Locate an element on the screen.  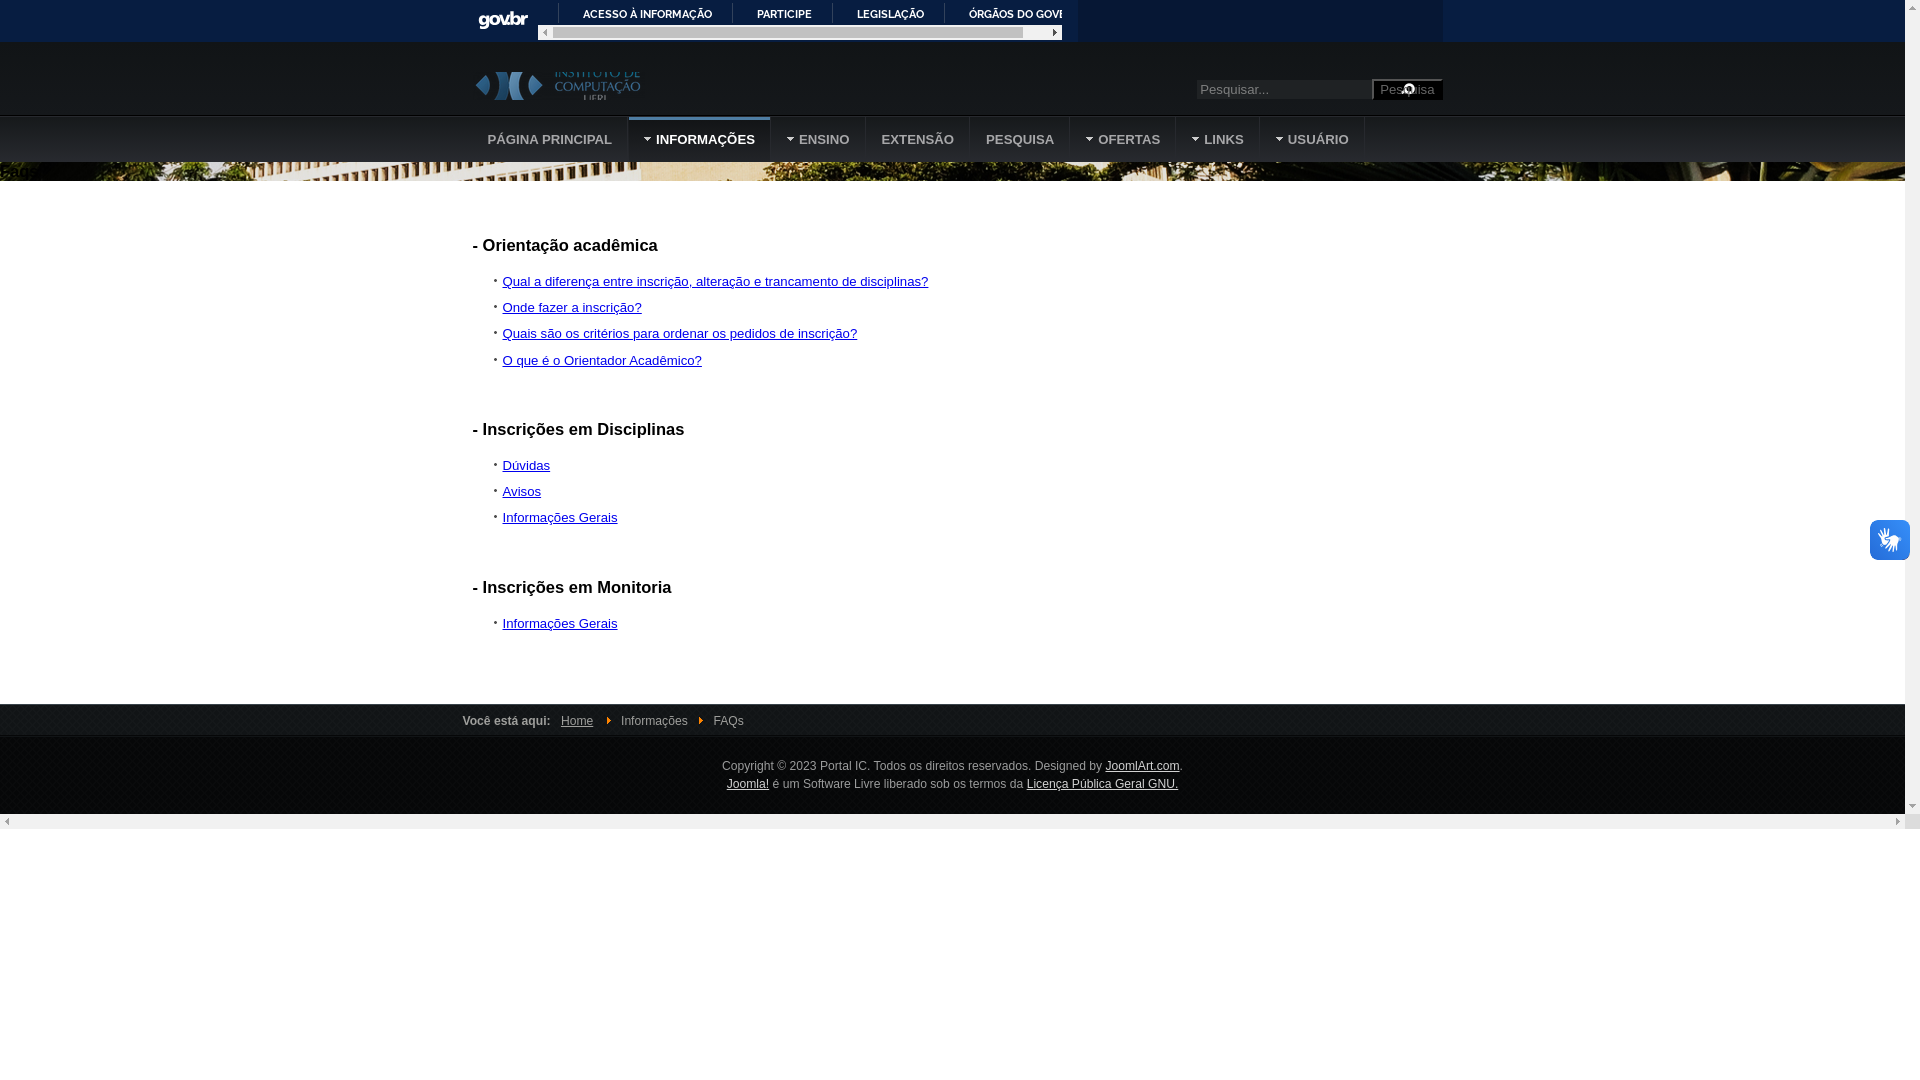
'Portal IC' is located at coordinates (470, 84).